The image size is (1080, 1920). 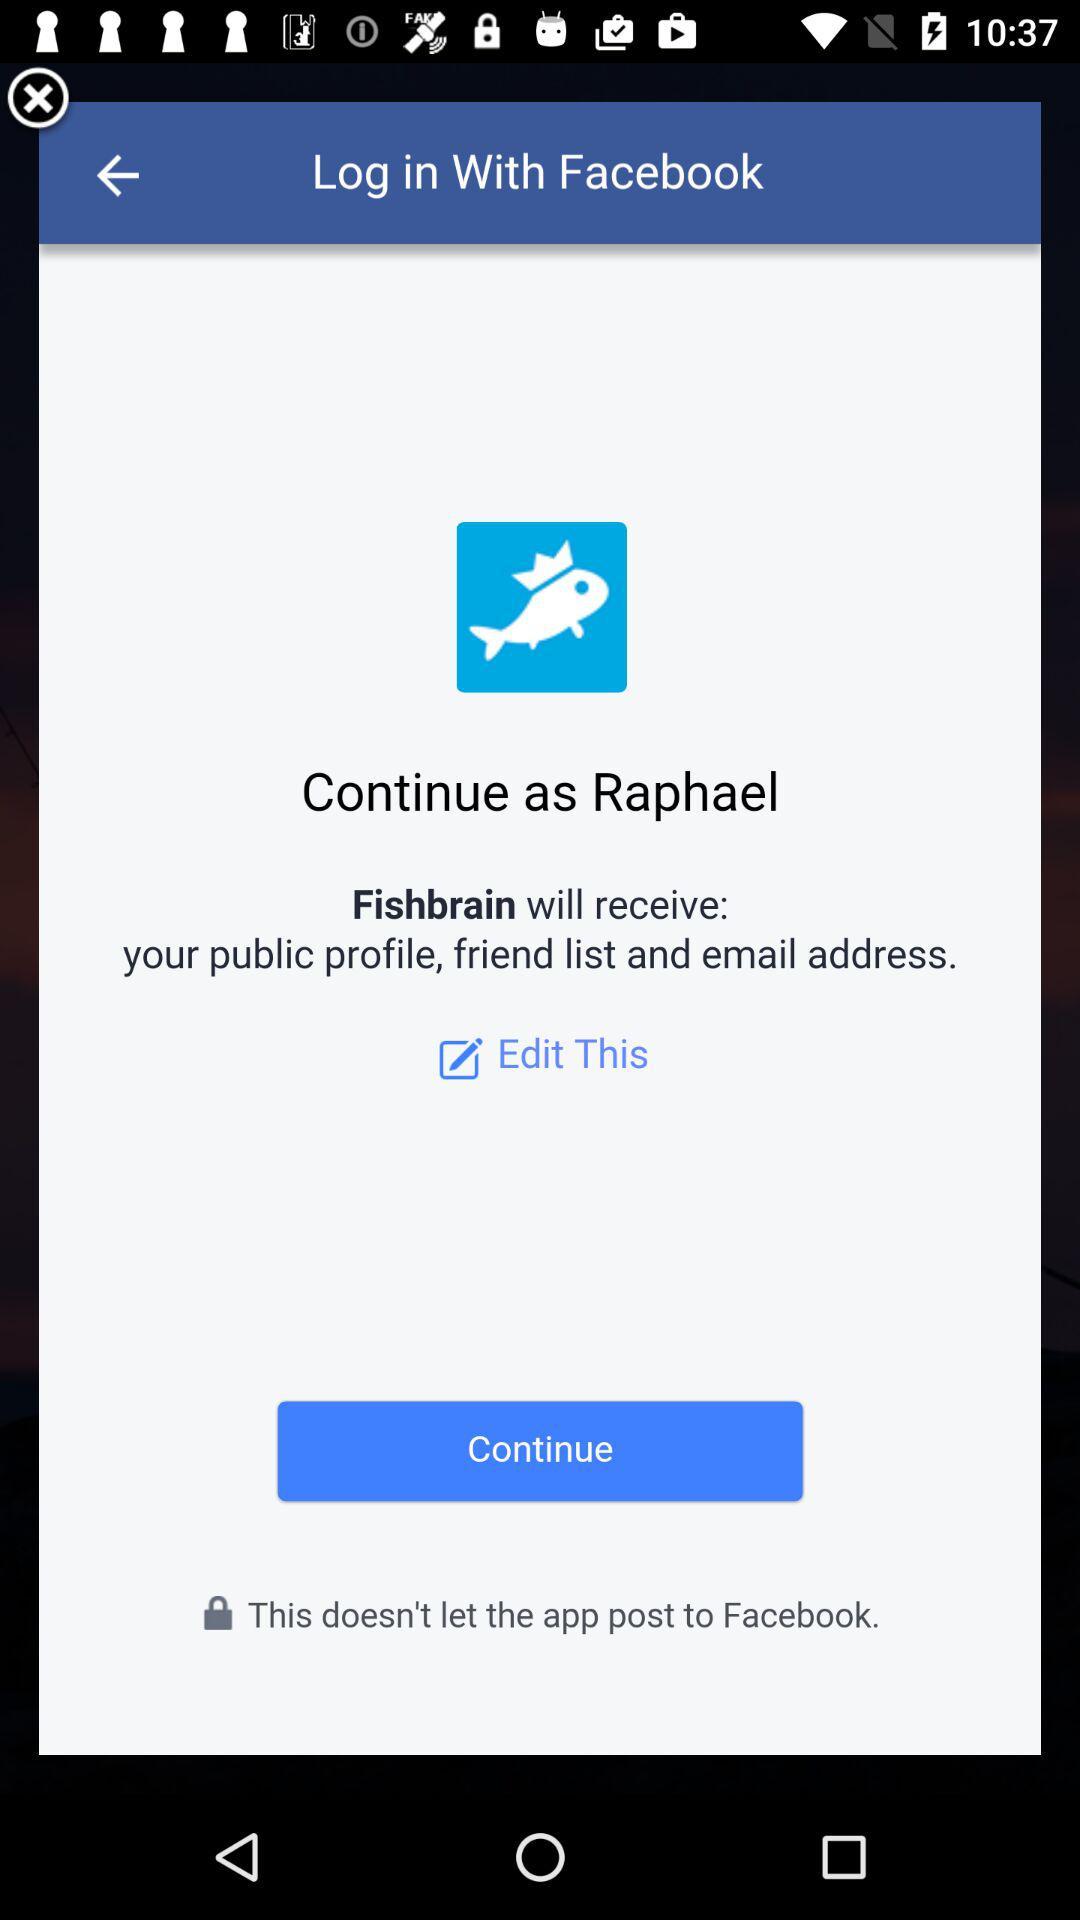 I want to click on the close icon, so click(x=38, y=104).